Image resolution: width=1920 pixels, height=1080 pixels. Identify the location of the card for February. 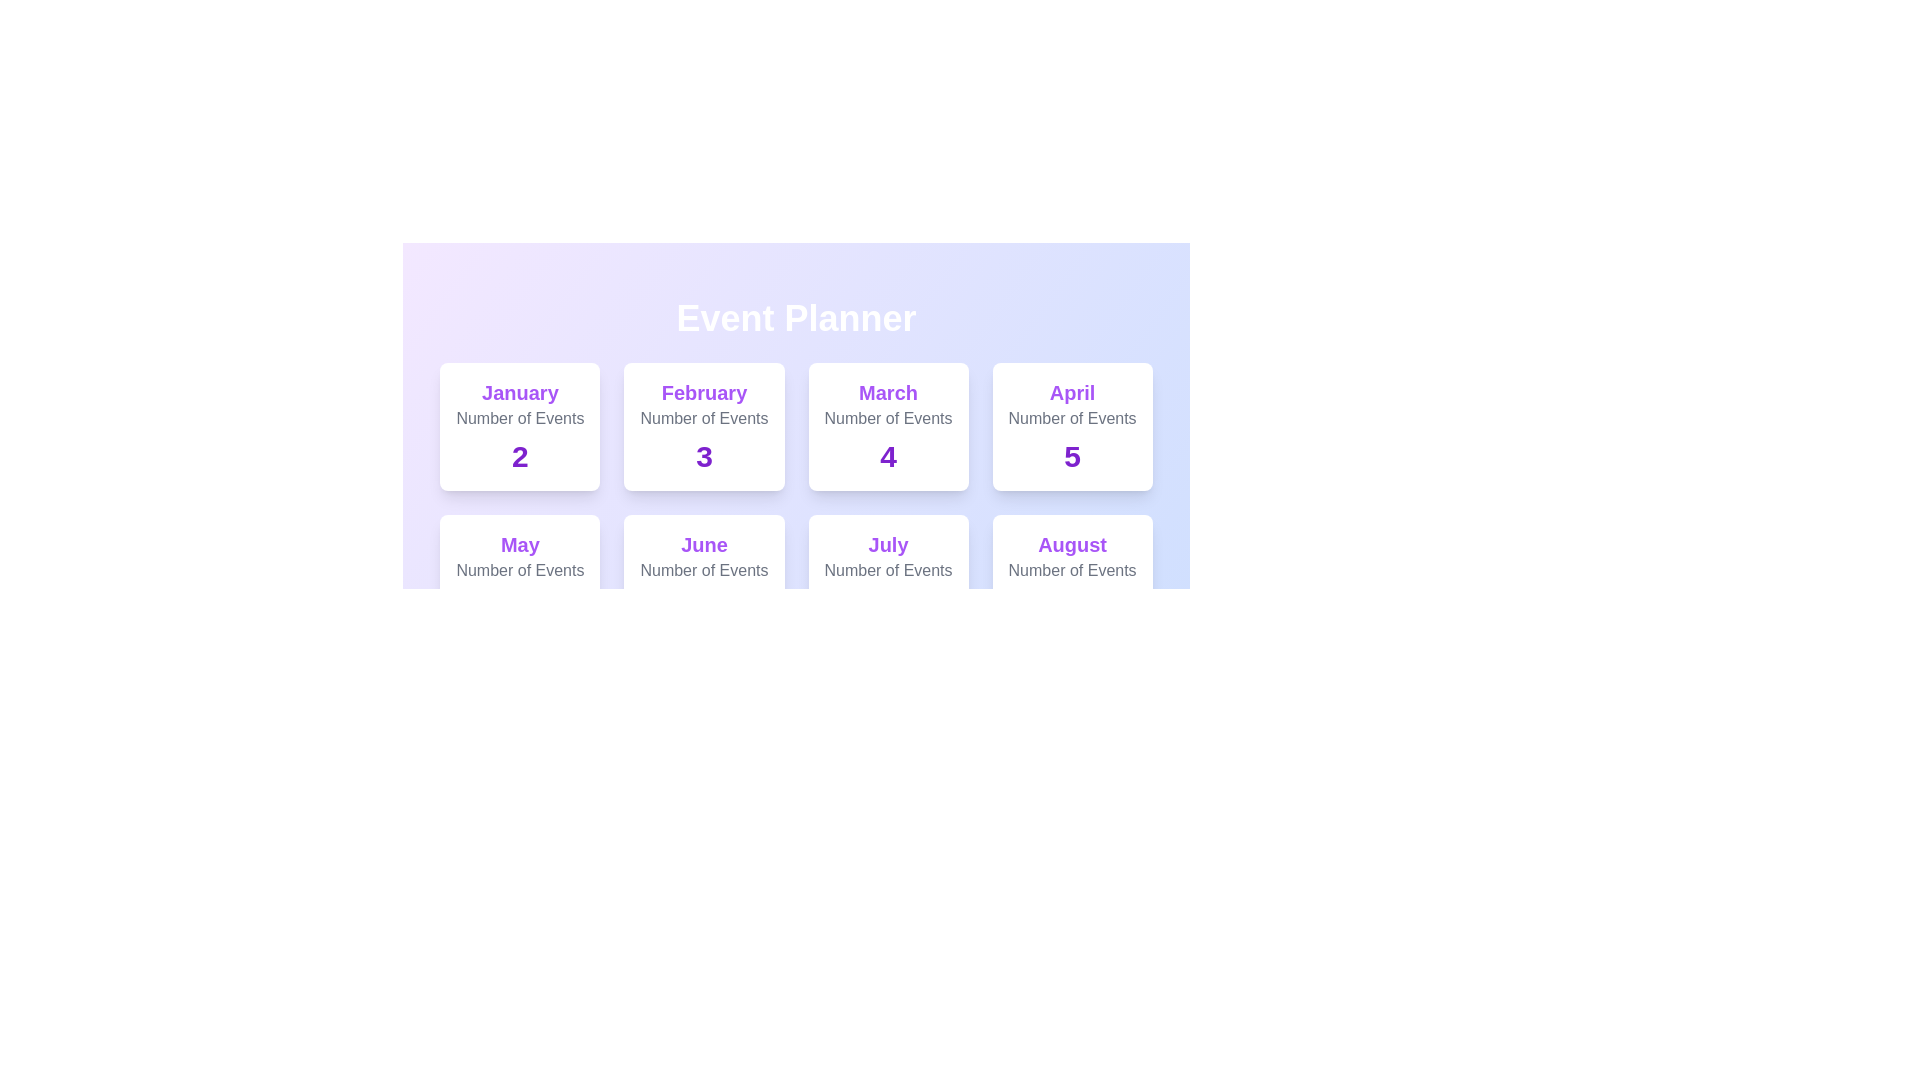
(704, 426).